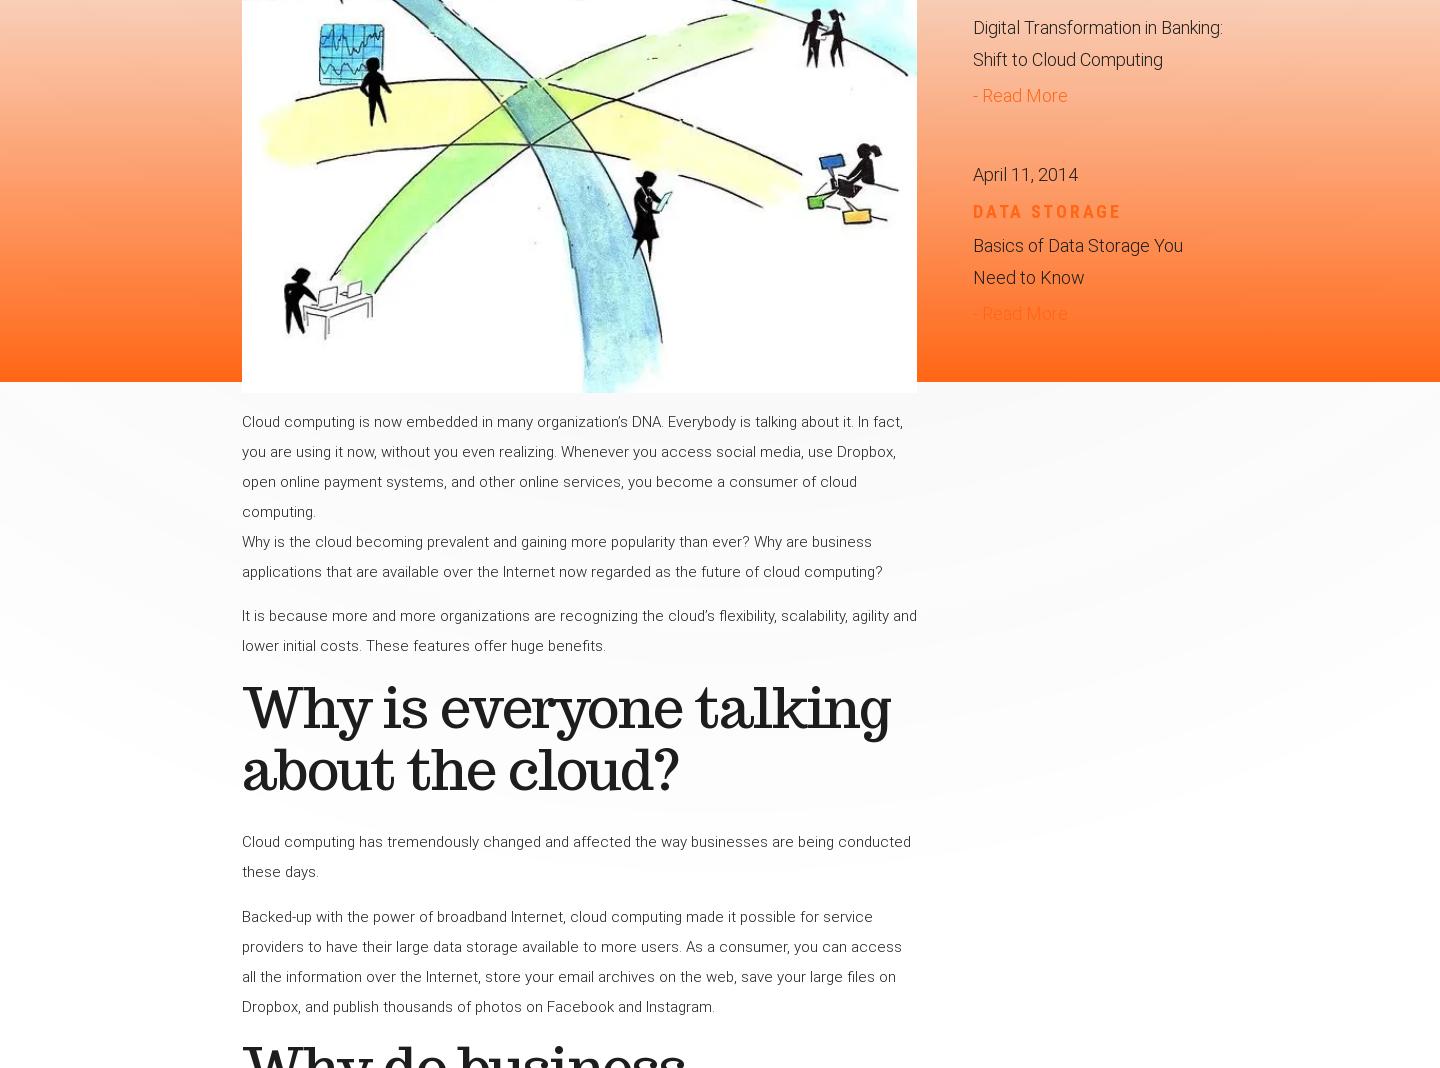 This screenshot has width=1440, height=1068. Describe the element at coordinates (570, 960) in the screenshot. I see `'Backed-up with the power of broadband Internet, cloud computing made it possible for service providers to have their large data storage available to more users. As a consumer, you can access all the information over the Internet, store your email archives on the web, save your large files on Dropbox, and publish thousands of photos on Facebook and Instagram.'` at that location.